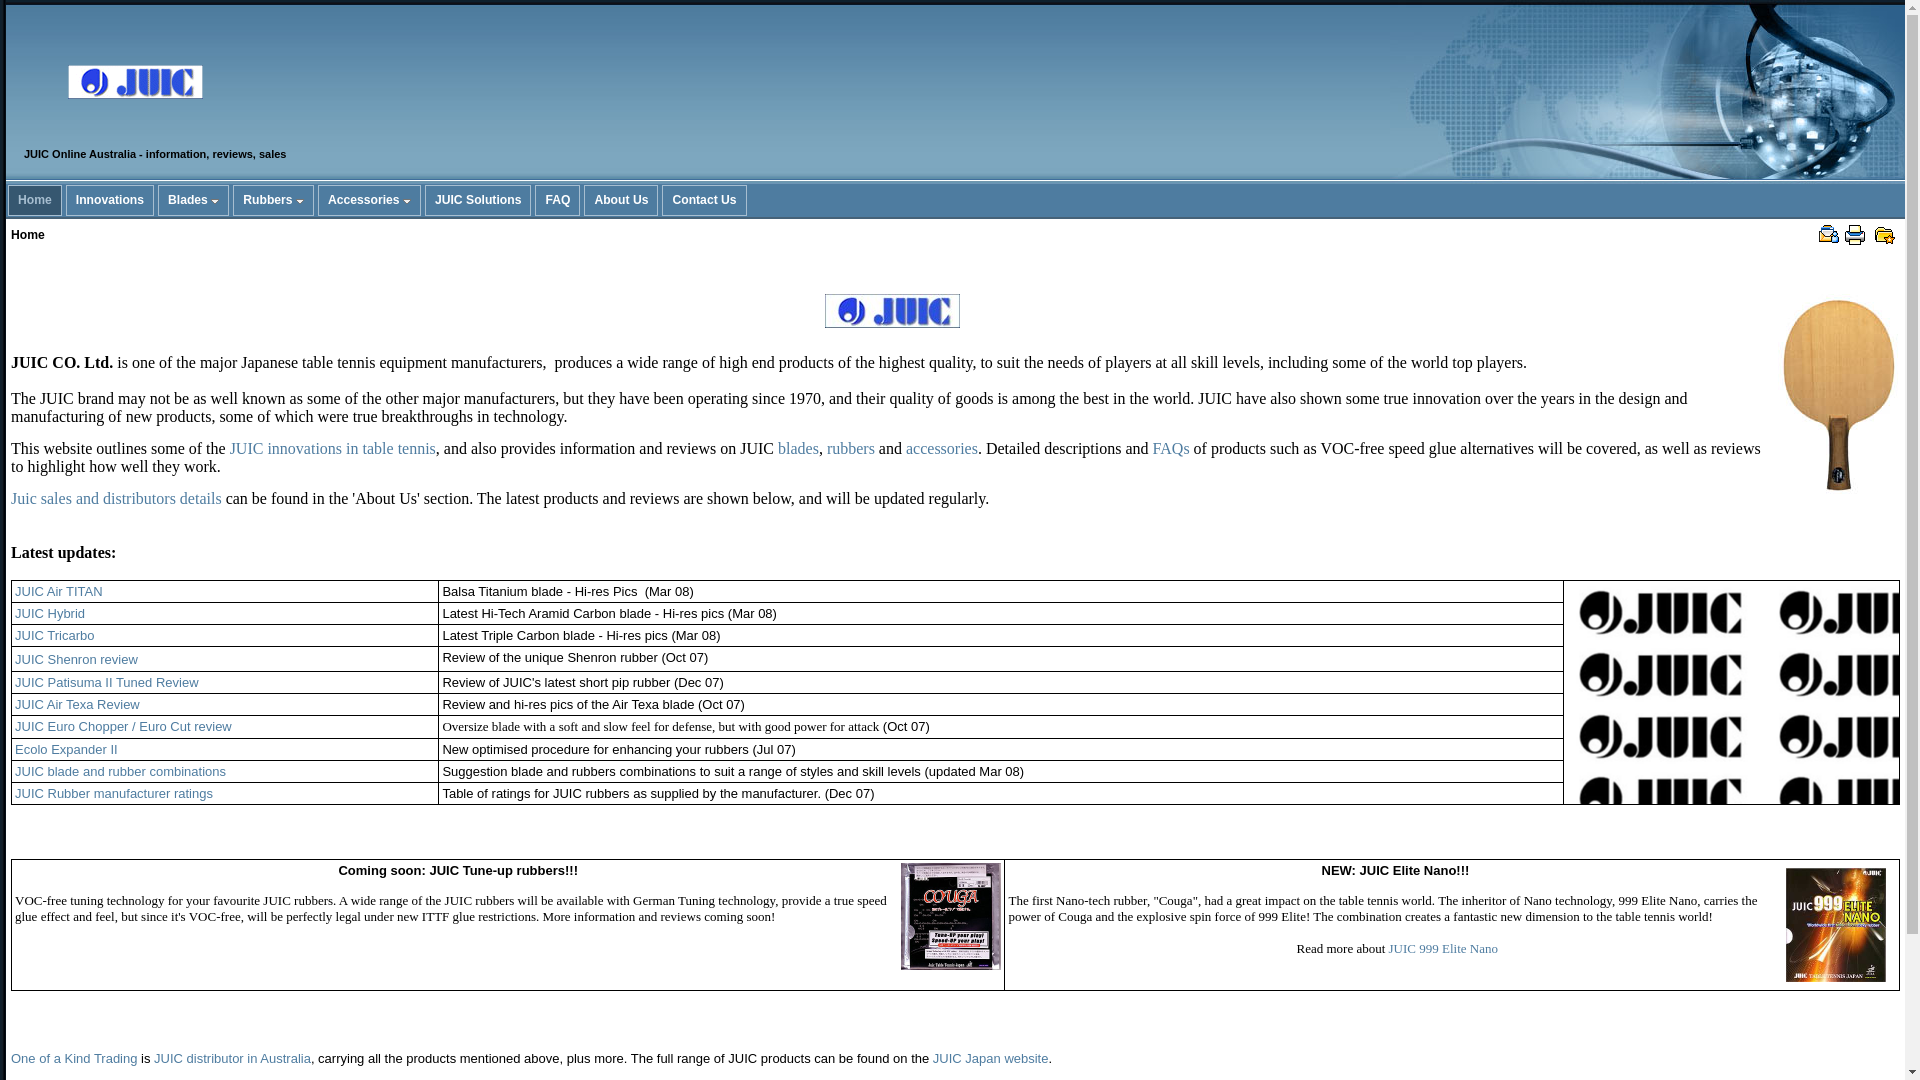  I want to click on 'Add to Favorite', so click(1884, 234).